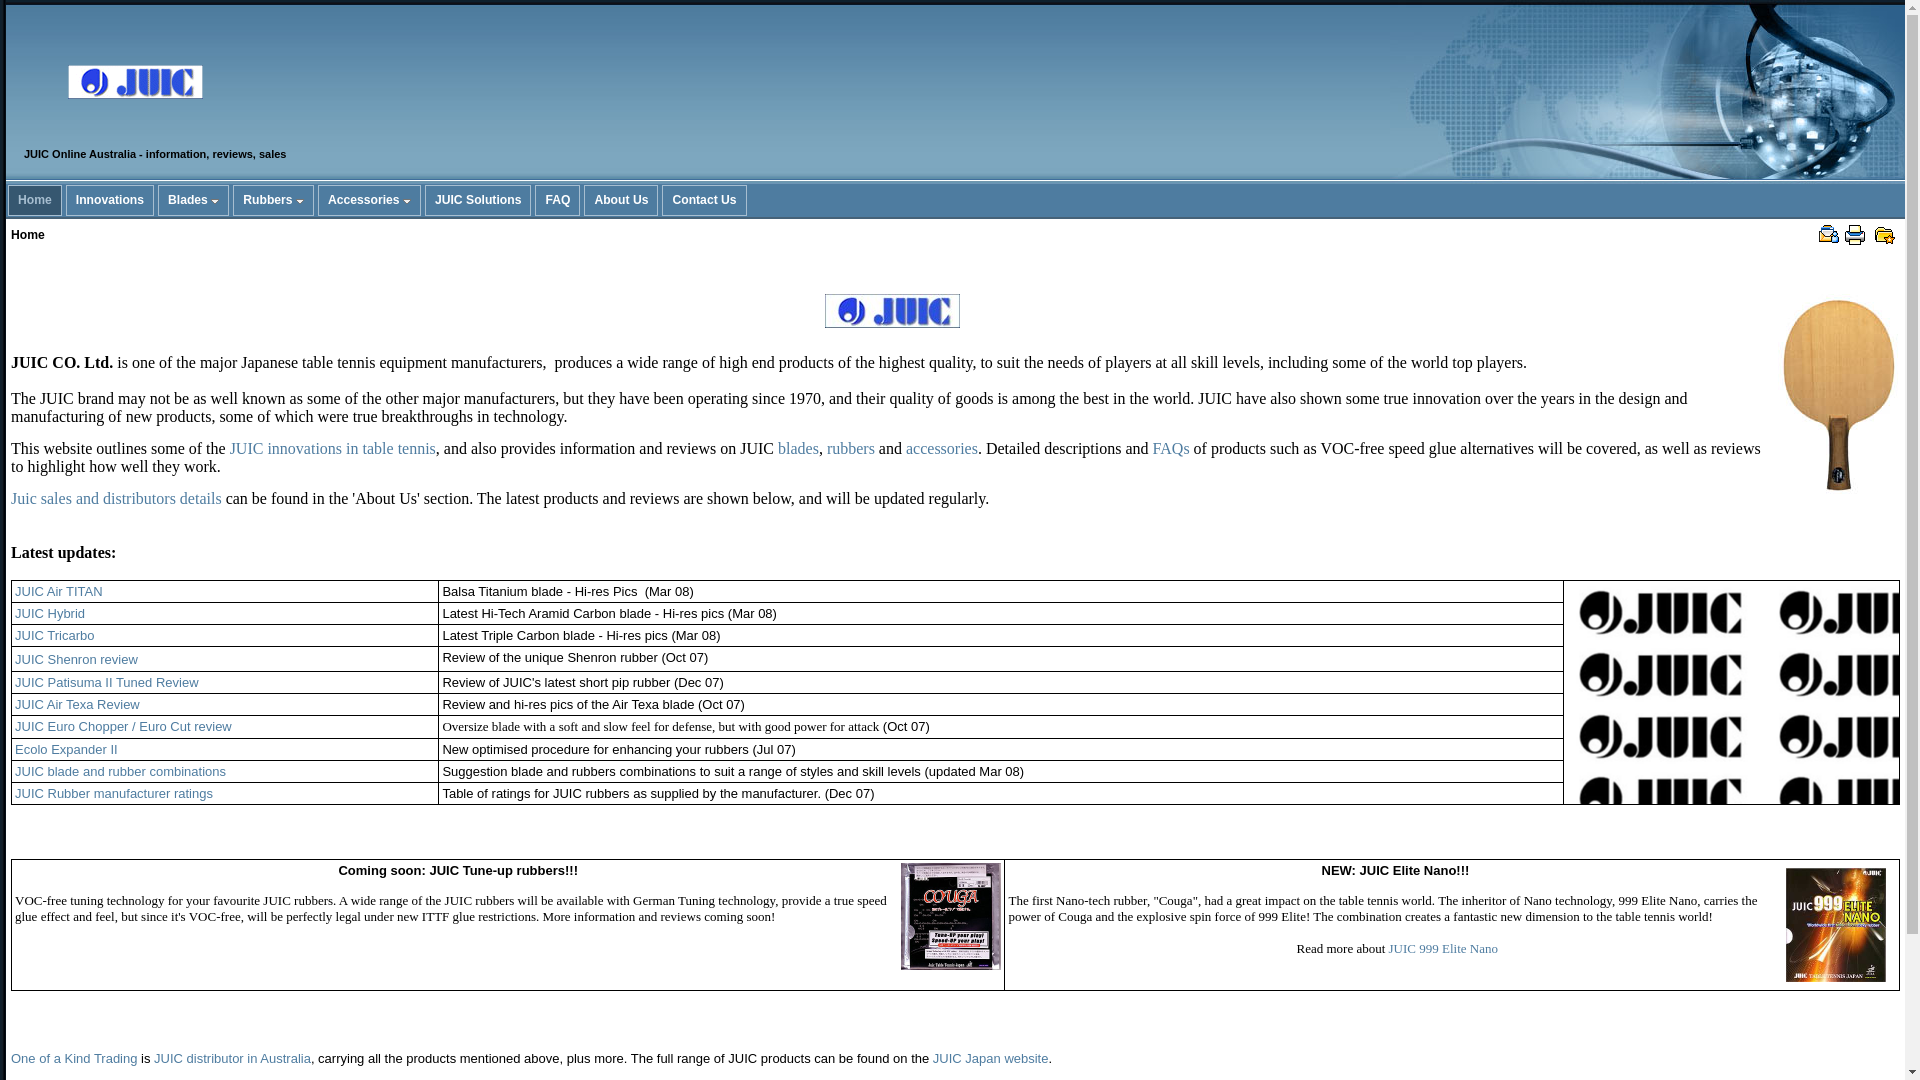  I want to click on 'Add to Favorite', so click(1884, 234).